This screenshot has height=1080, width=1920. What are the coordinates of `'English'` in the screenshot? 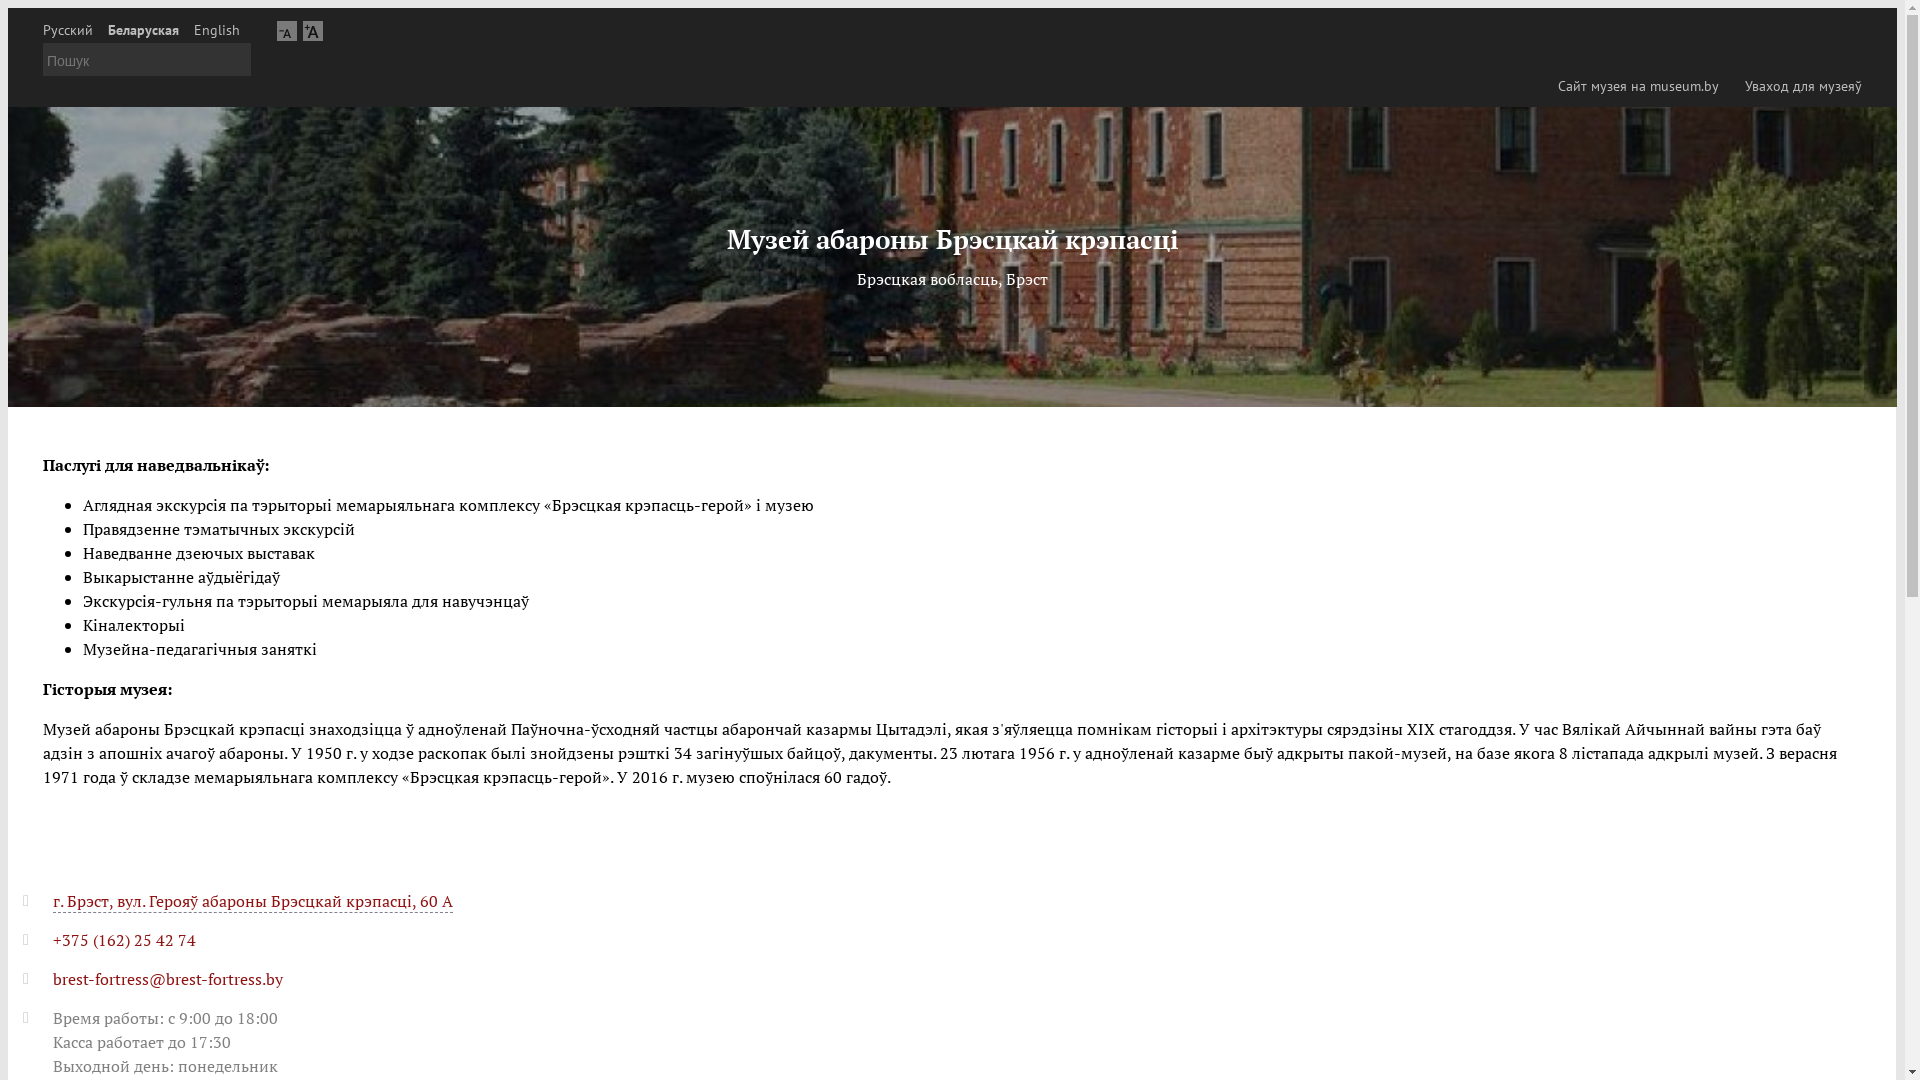 It's located at (216, 30).